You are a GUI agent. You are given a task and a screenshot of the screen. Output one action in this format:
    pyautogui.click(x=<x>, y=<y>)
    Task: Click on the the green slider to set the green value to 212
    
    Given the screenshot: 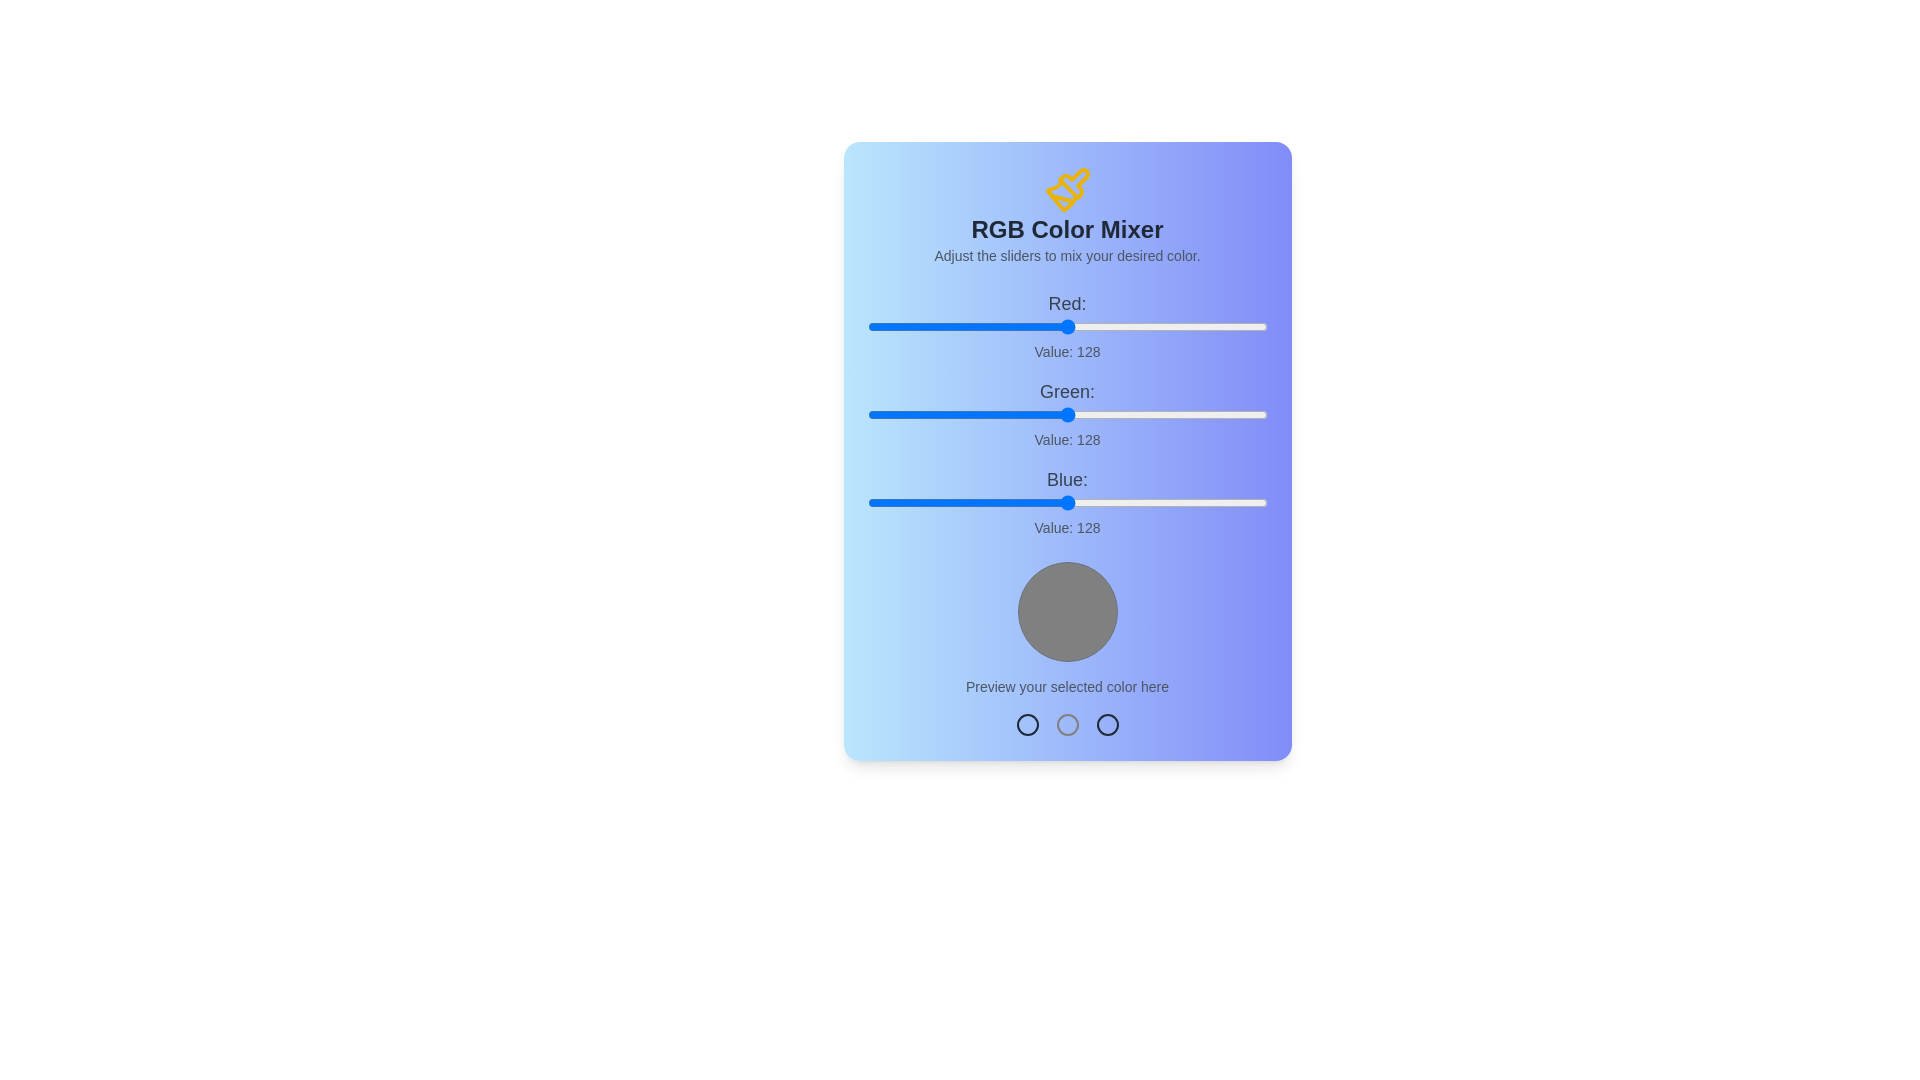 What is the action you would take?
    pyautogui.click(x=1200, y=414)
    